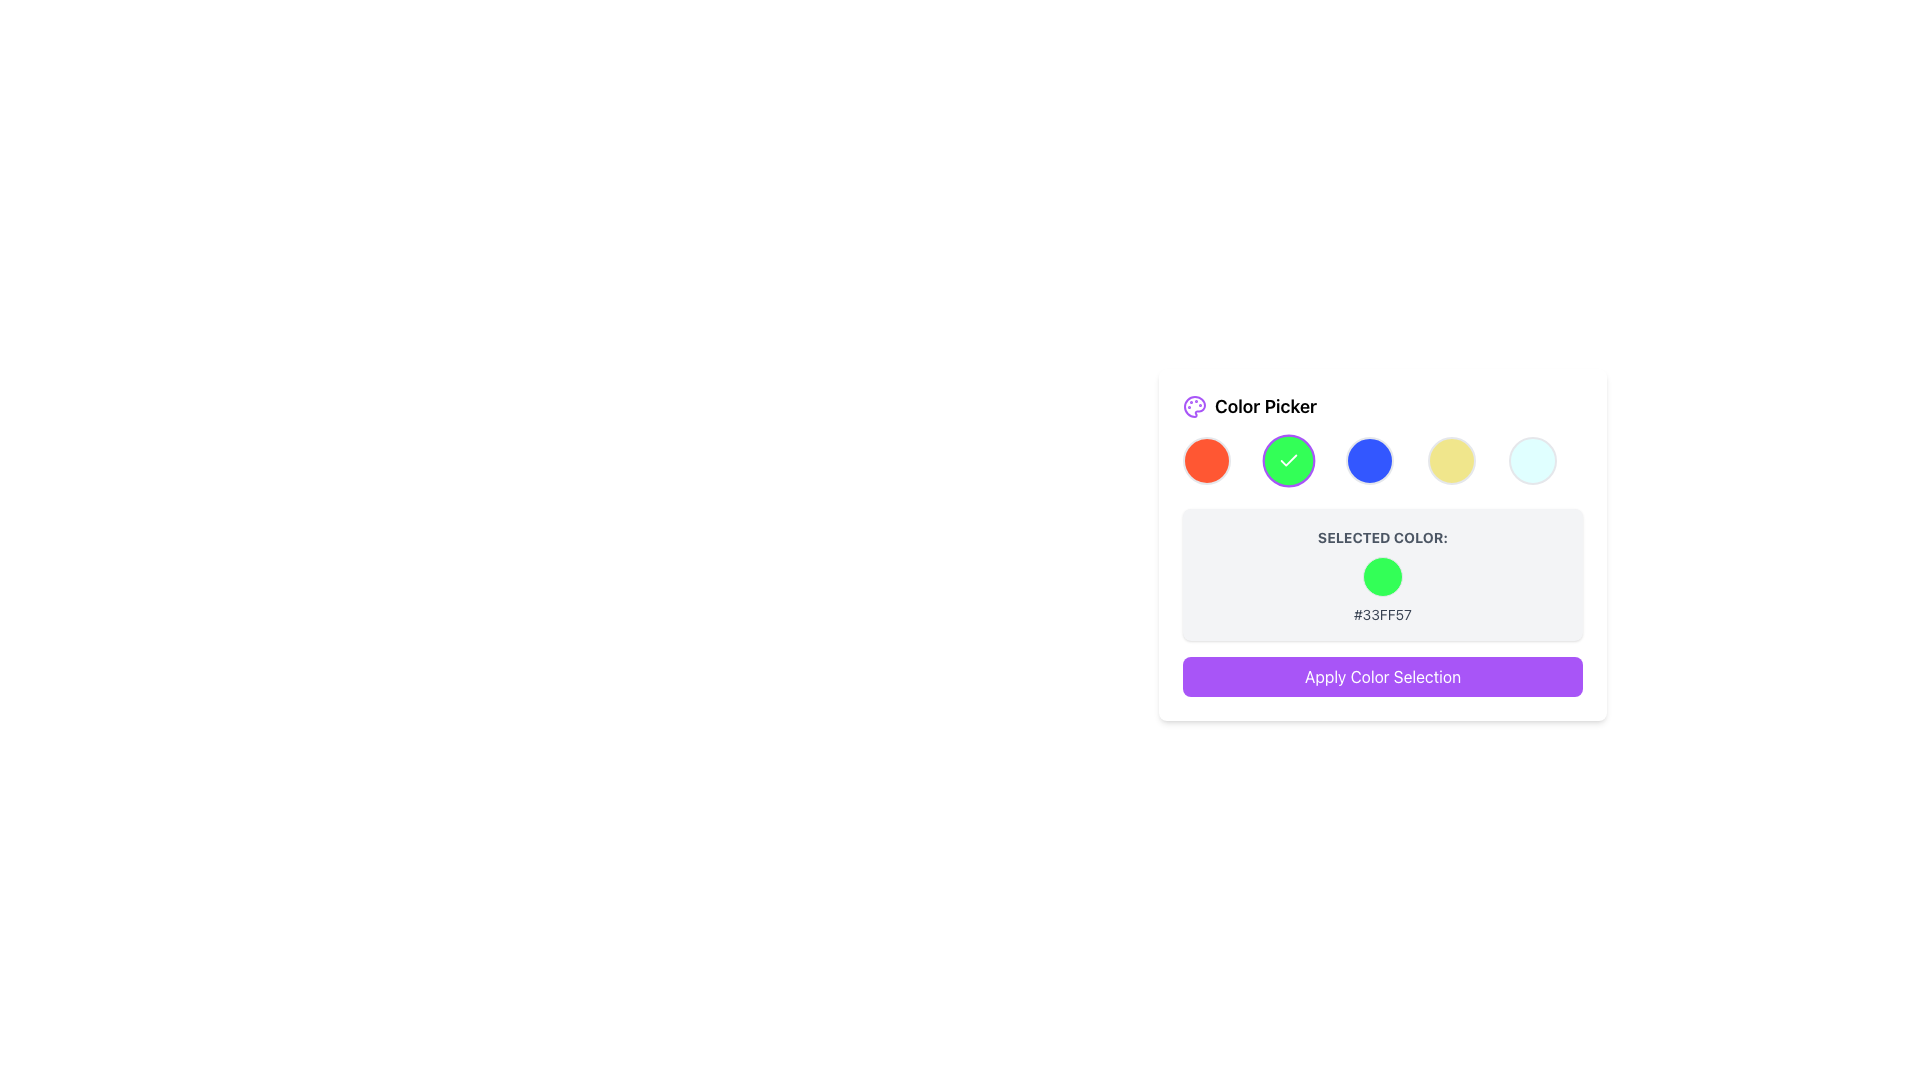 This screenshot has height=1080, width=1920. What do you see at coordinates (1381, 574) in the screenshot?
I see `the Informative display section that shows 'Selected Color:' and the hex code '#33FF57', which is centrally located below the color options and above the 'Apply Color Selection' button` at bounding box center [1381, 574].